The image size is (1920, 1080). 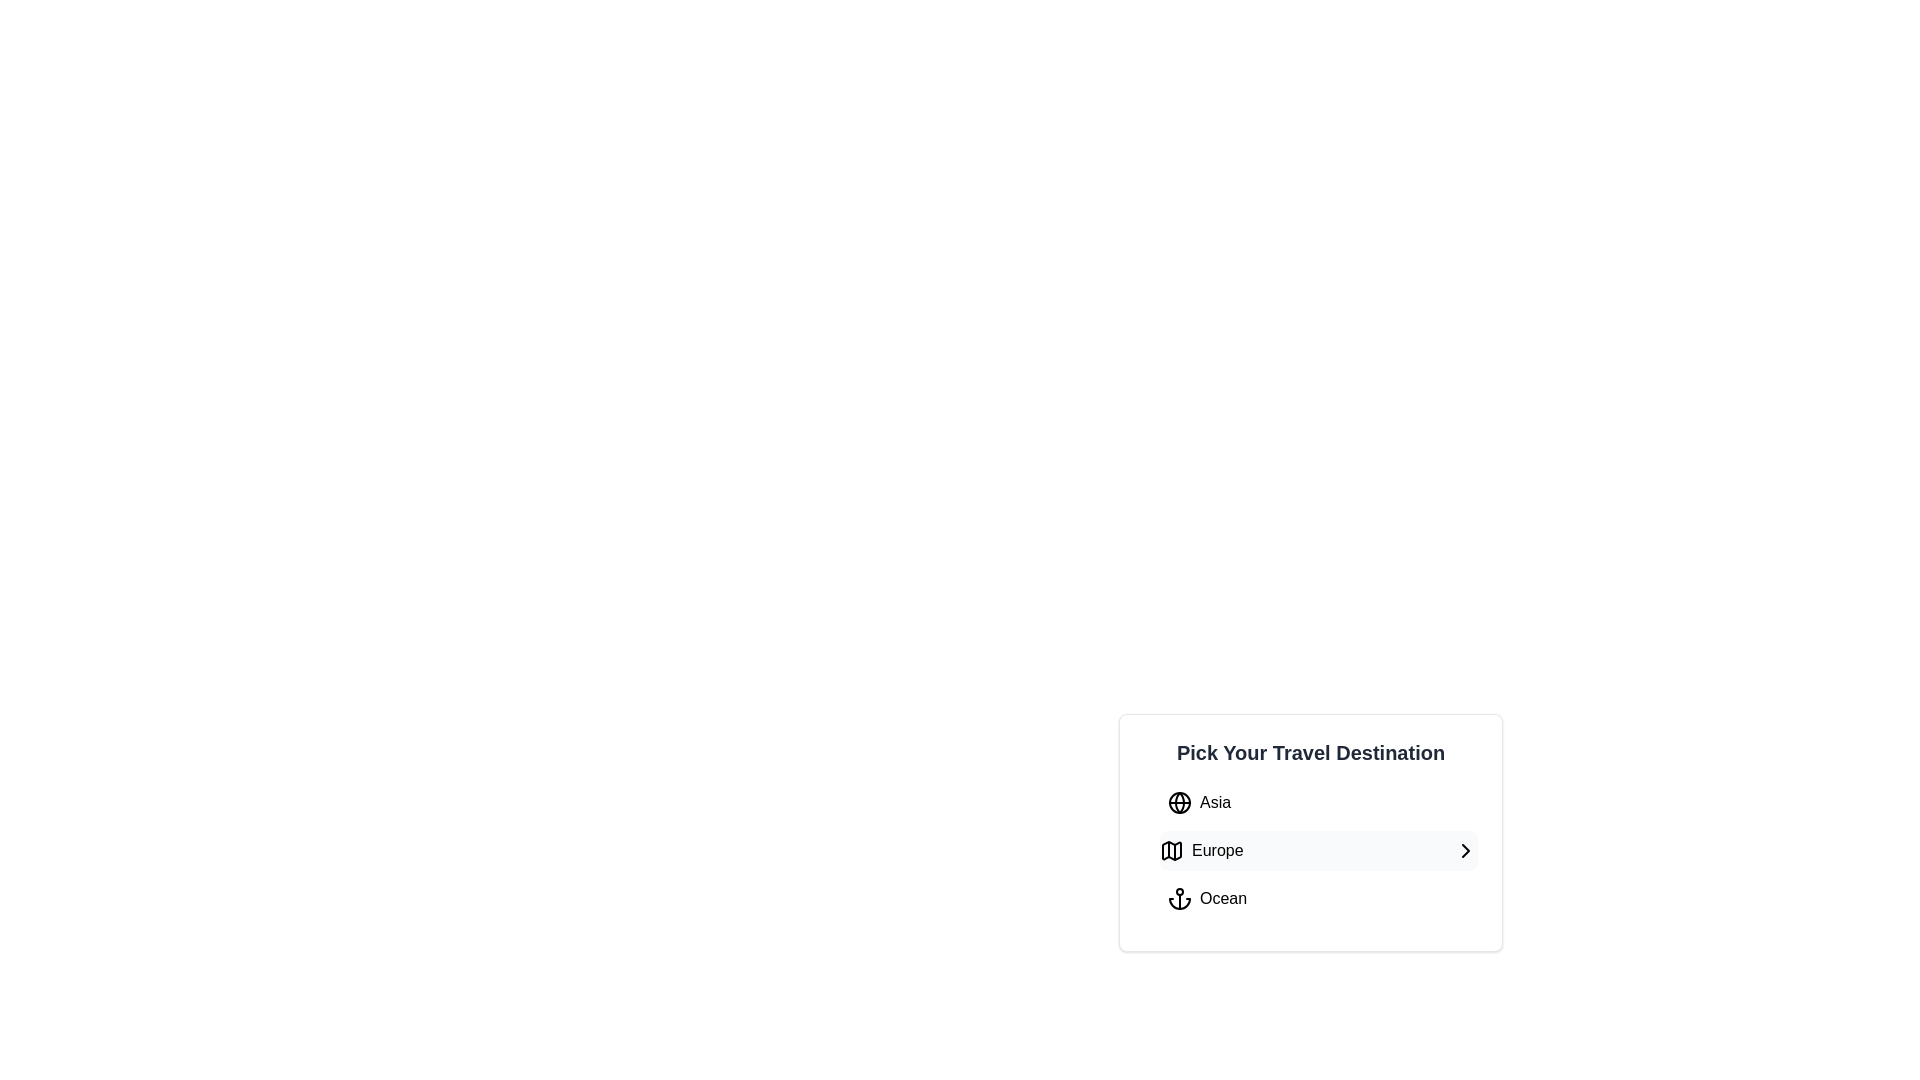 I want to click on the first interactive list item labeled 'Asia' in the 'Pick Your Travel Destination' selection area, so click(x=1199, y=801).